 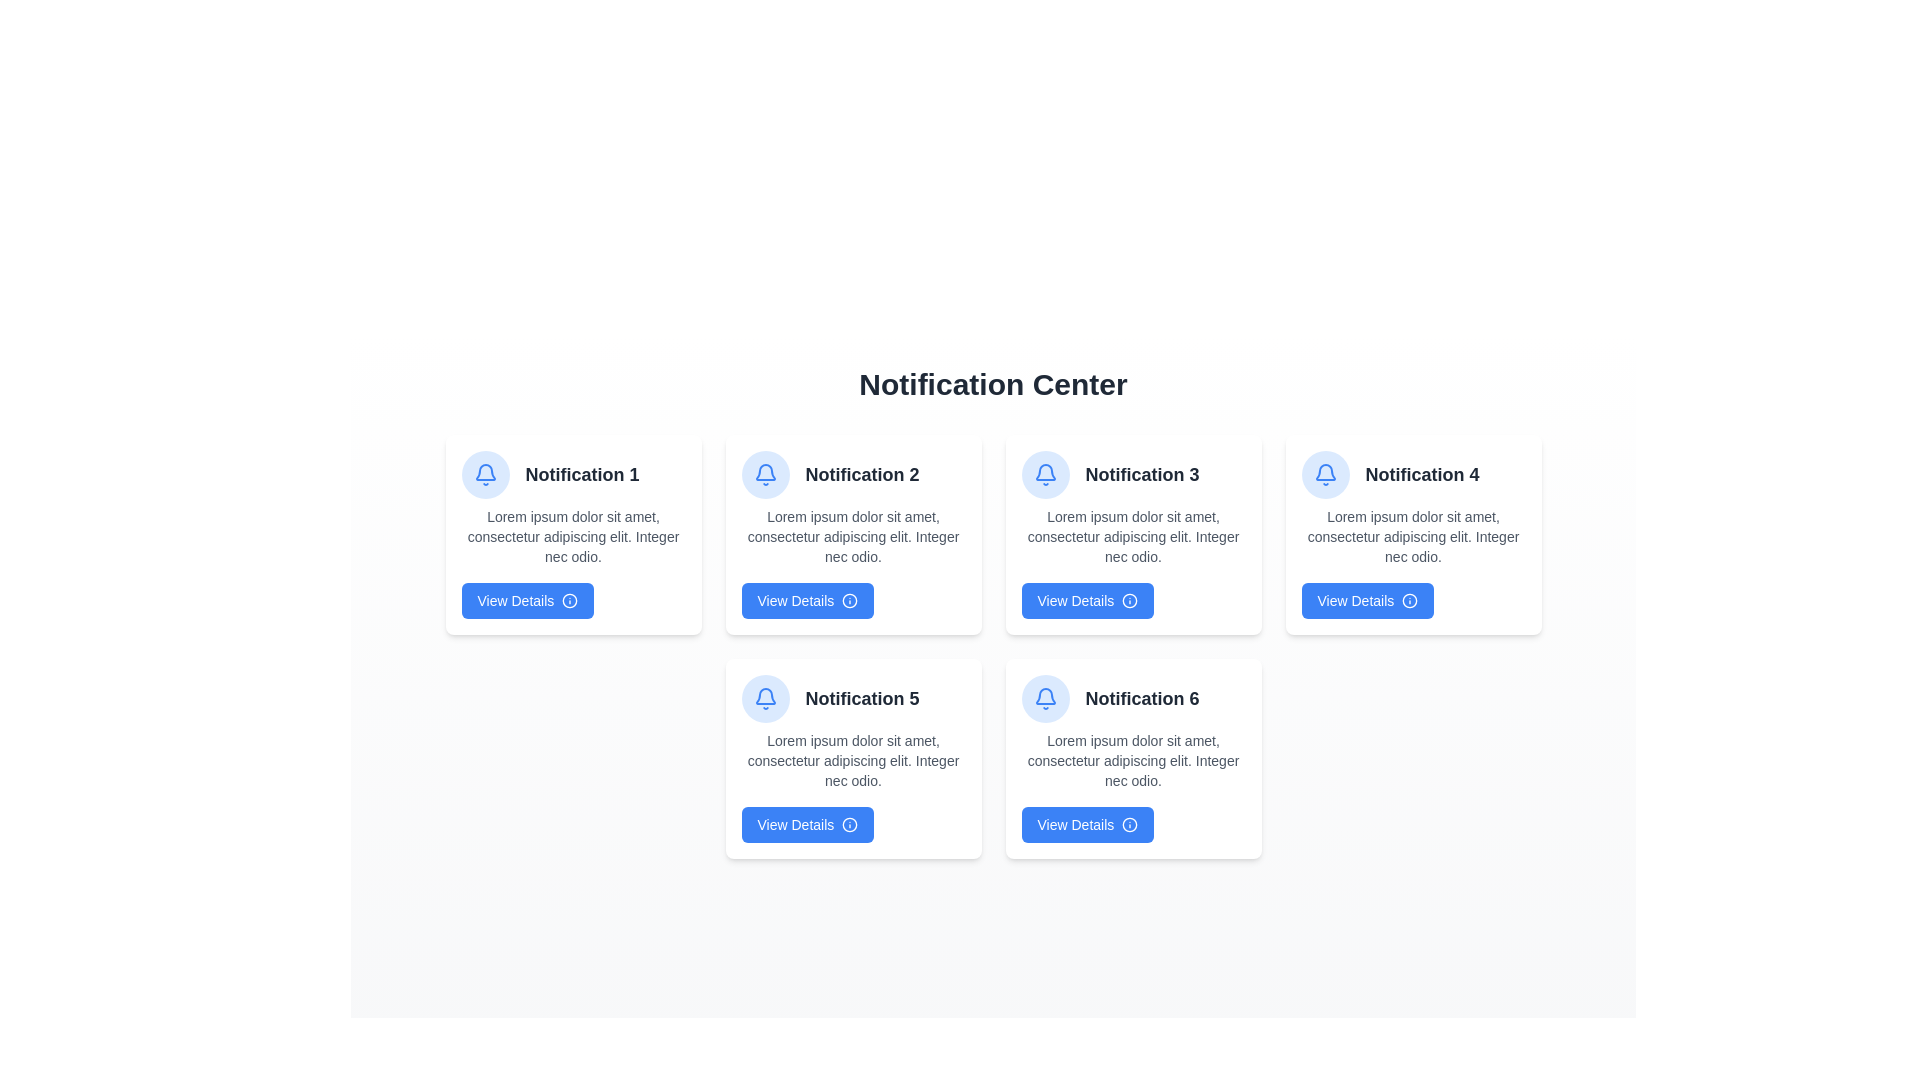 I want to click on the circular icon outline at the bottom part of the 'Notification 6' card, which is the outermost circle of the 'View Details' button, so click(x=1129, y=825).